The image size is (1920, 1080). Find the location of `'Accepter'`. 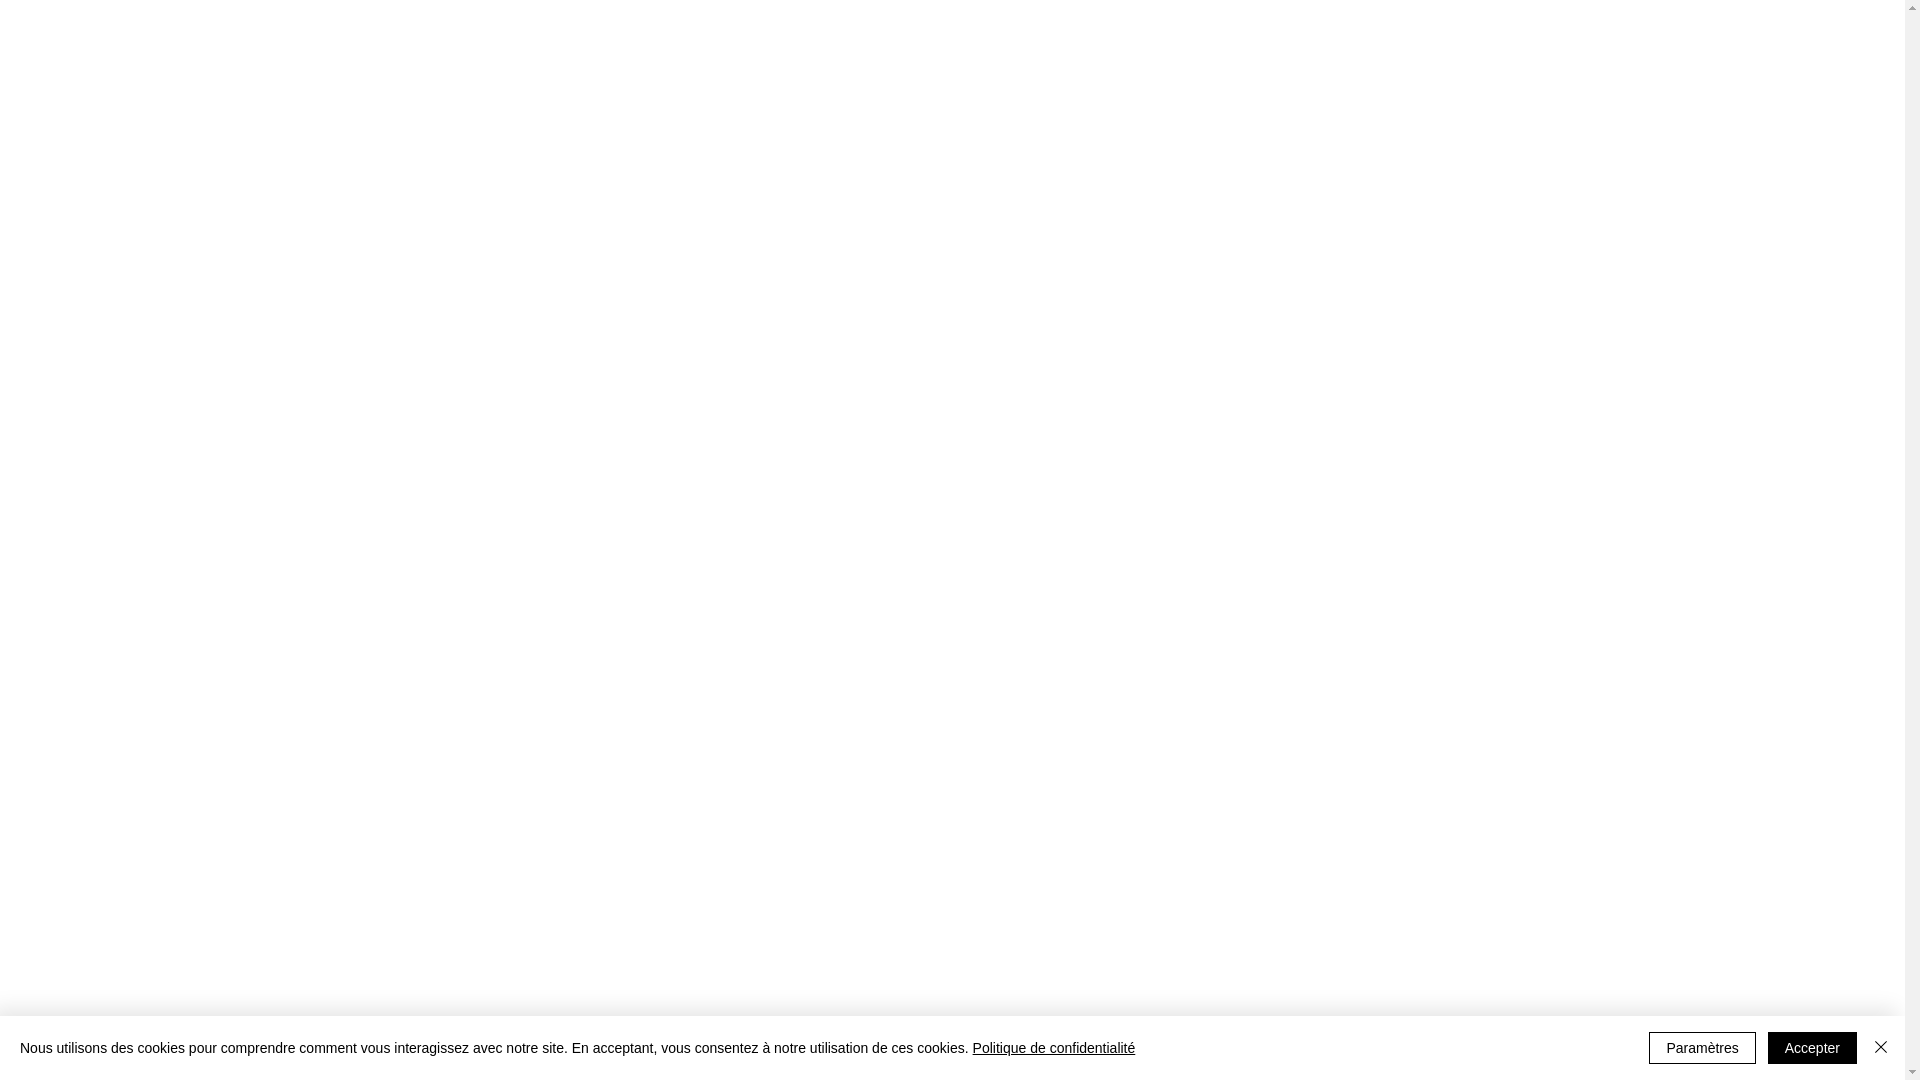

'Accepter' is located at coordinates (1812, 1047).